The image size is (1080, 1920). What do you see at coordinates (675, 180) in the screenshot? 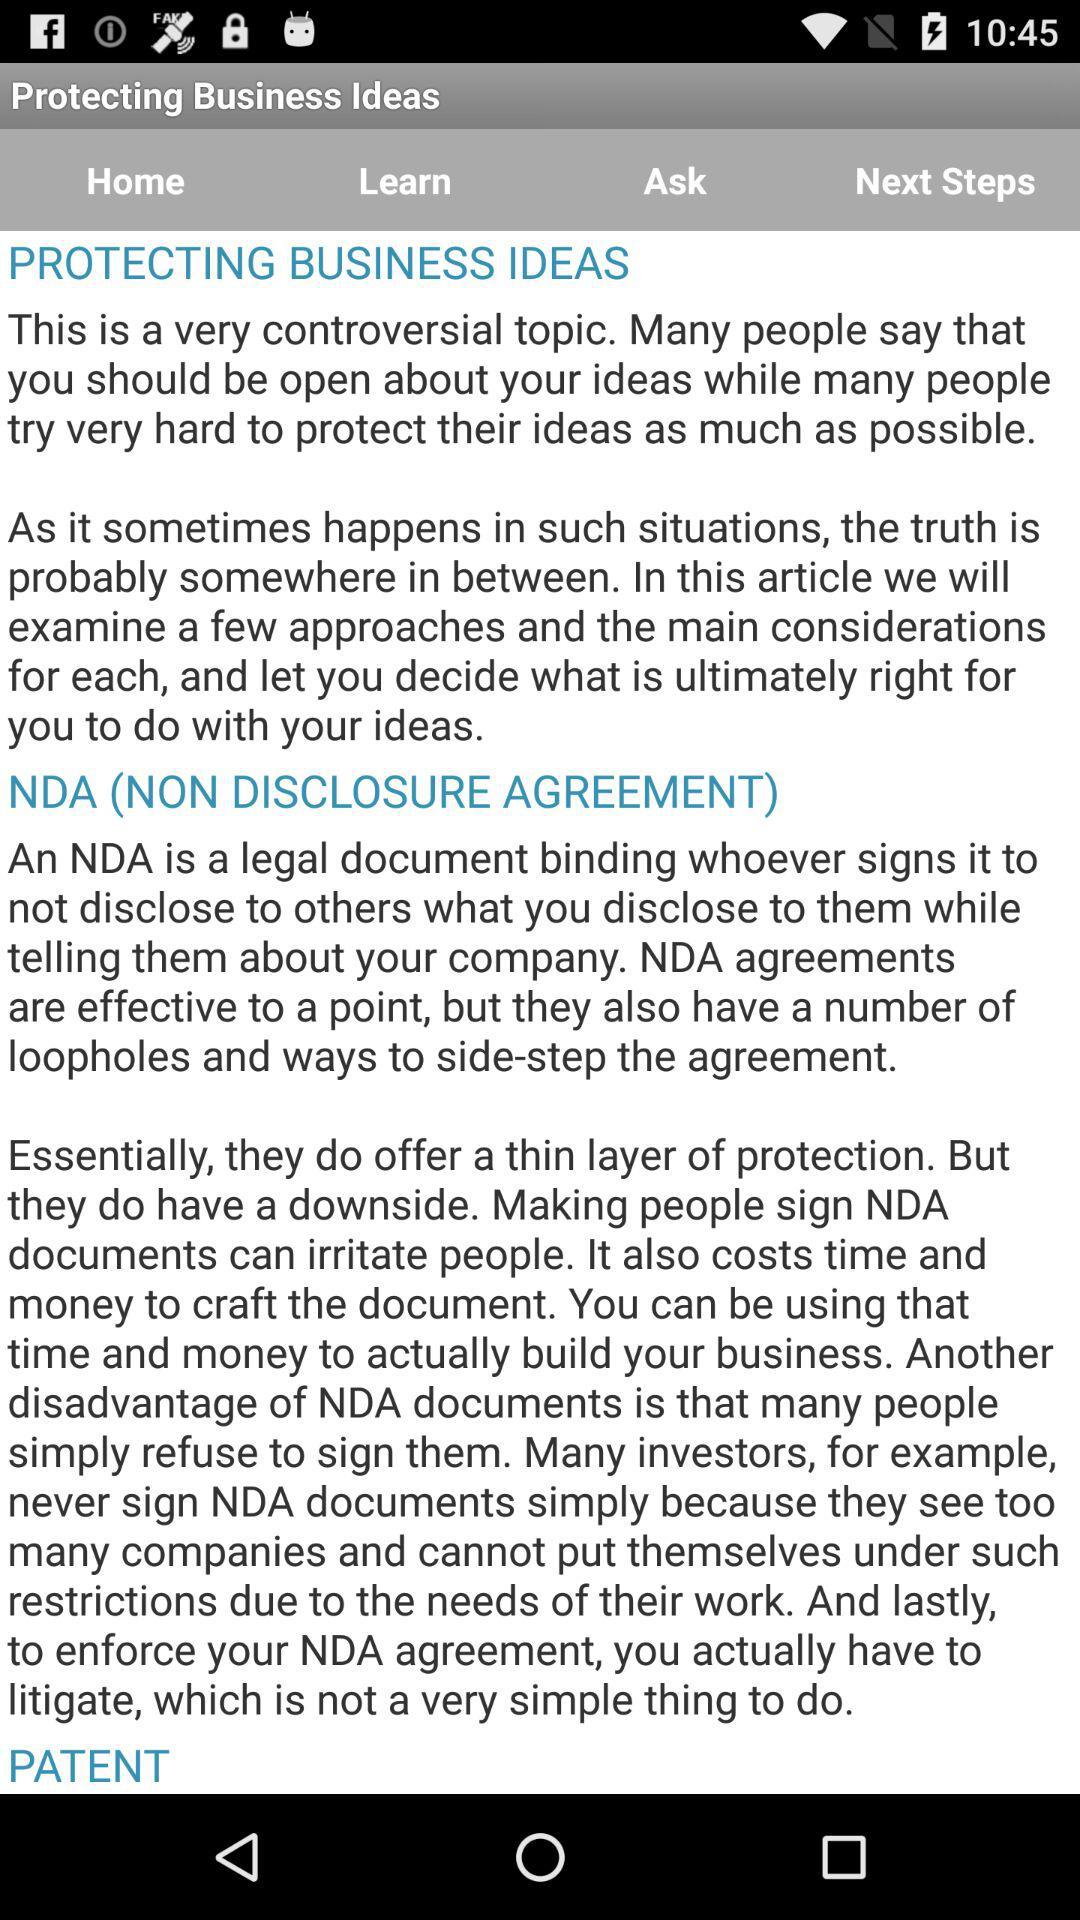
I see `ask item` at bounding box center [675, 180].